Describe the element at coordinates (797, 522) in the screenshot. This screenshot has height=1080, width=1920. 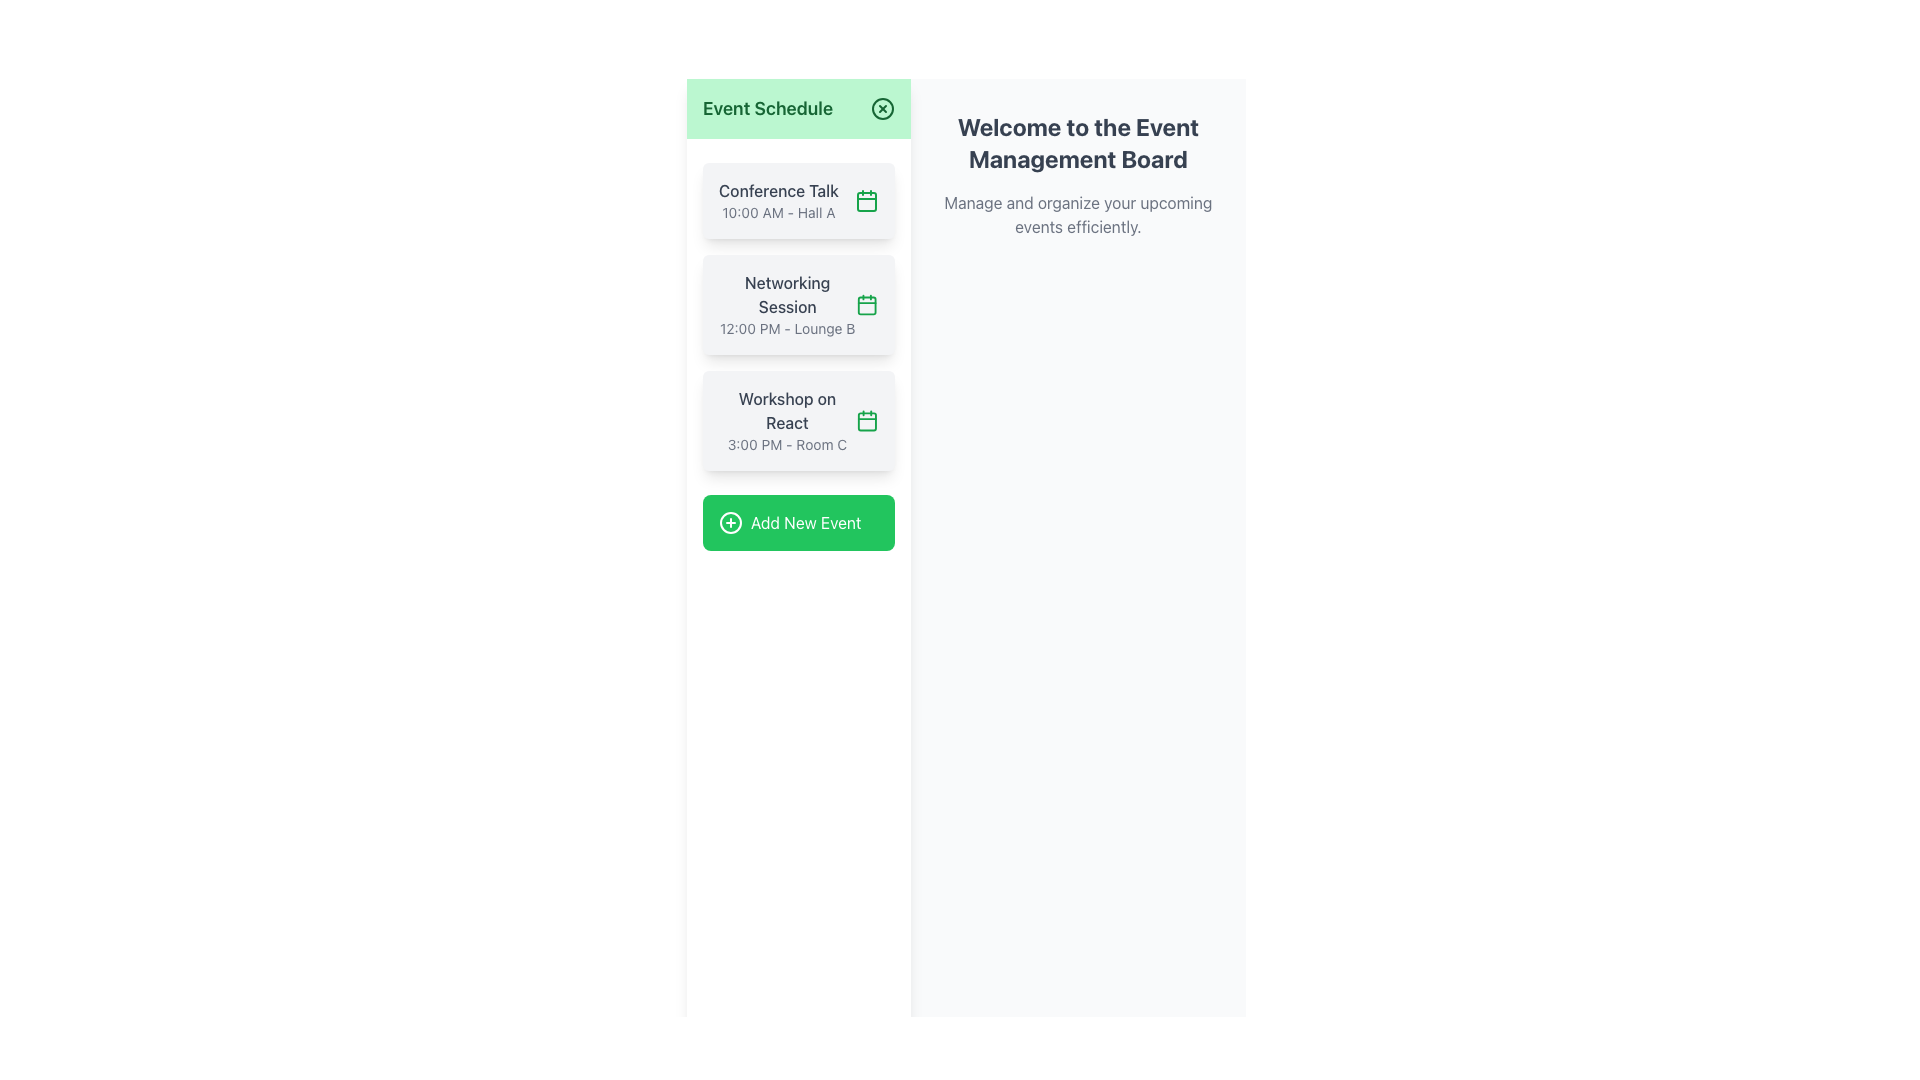
I see `the green button labeled 'Add New Event' located beneath the 'Workshop on React' item in the event list` at that location.